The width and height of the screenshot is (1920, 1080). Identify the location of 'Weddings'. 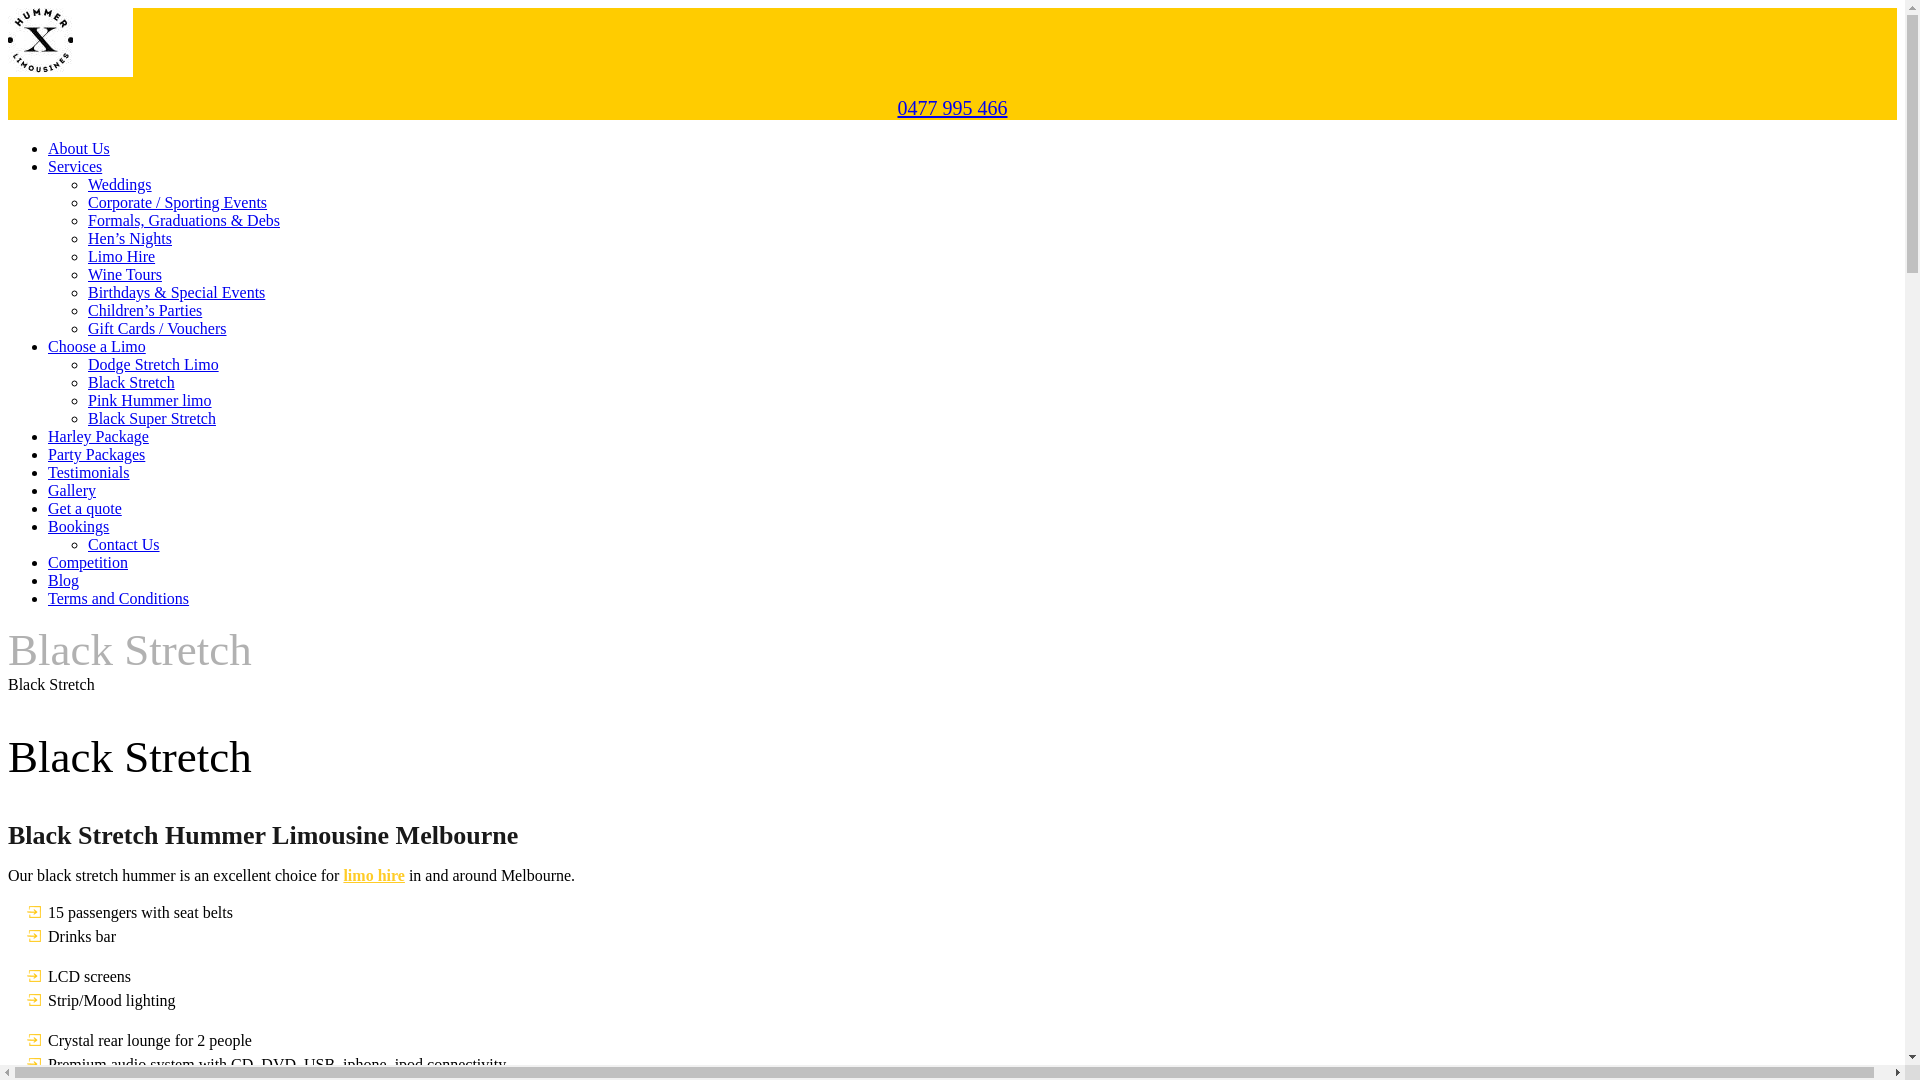
(119, 184).